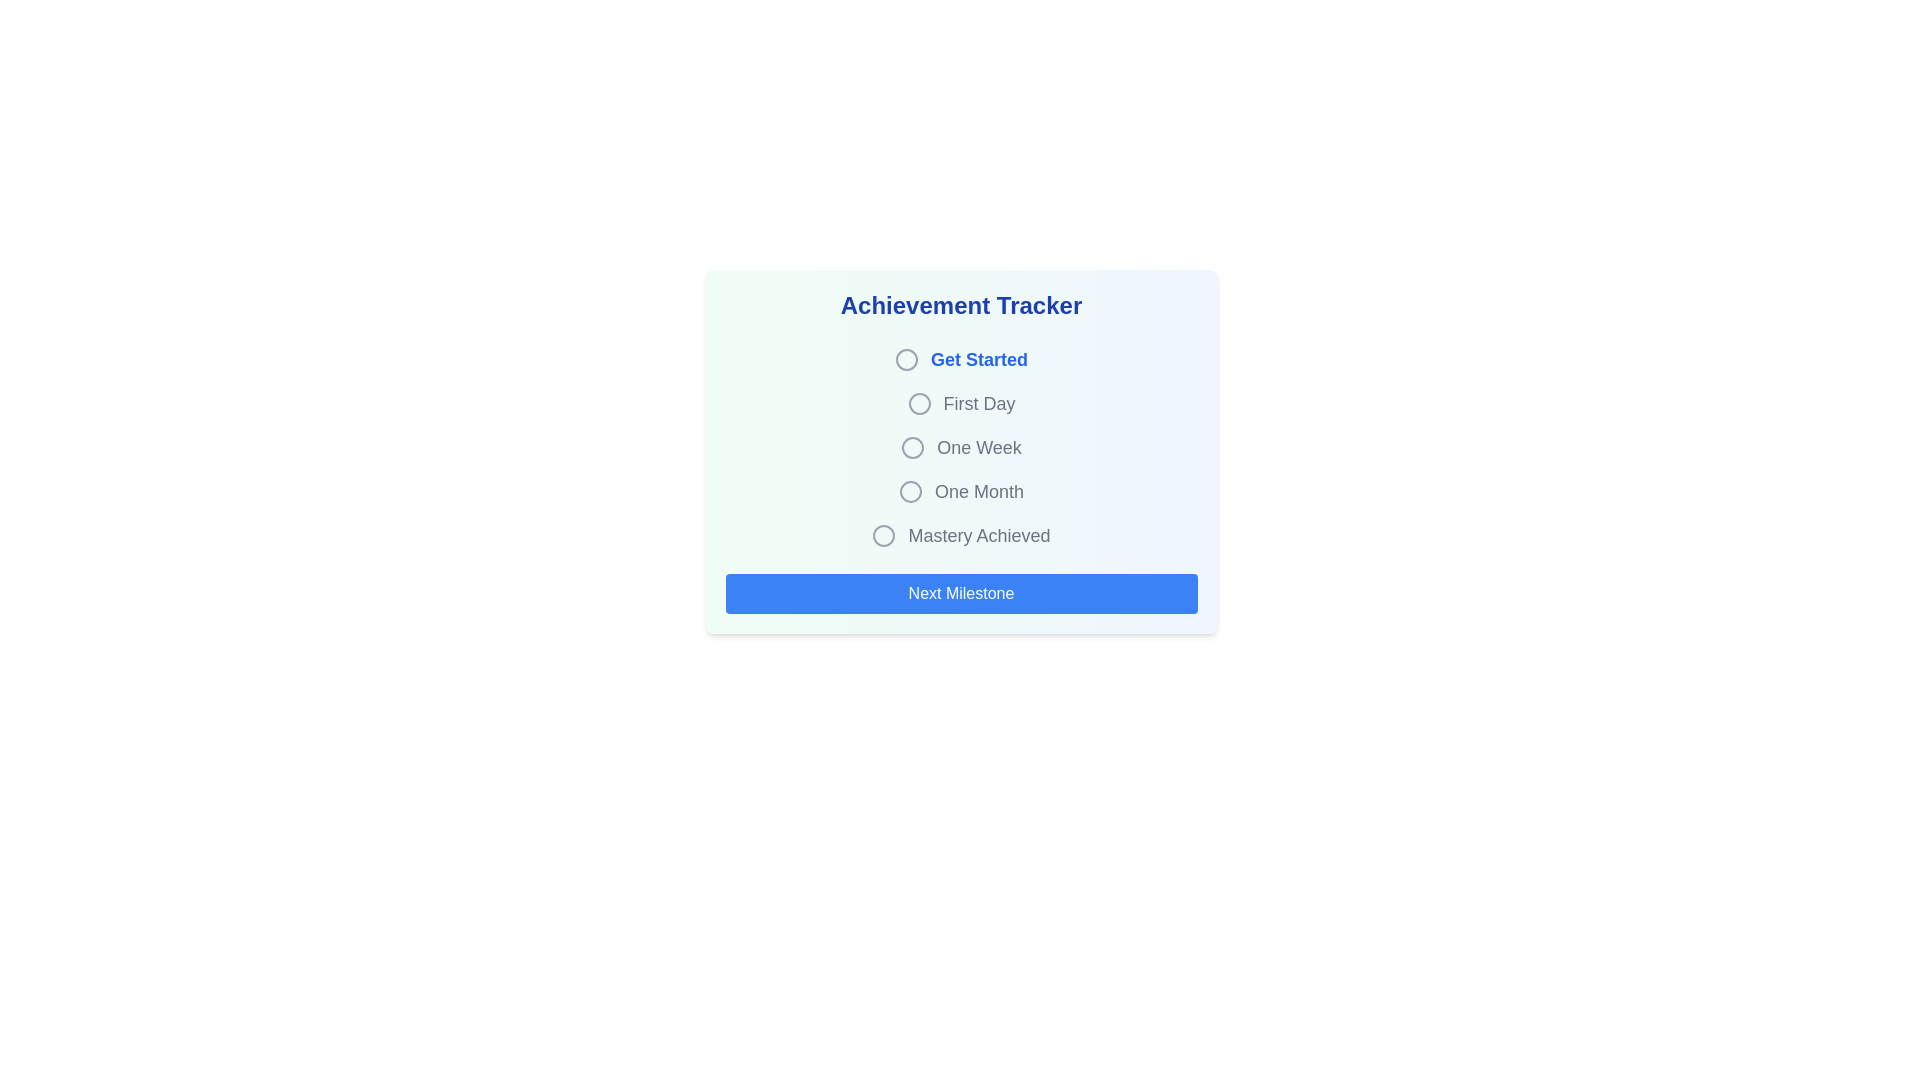 Image resolution: width=1920 pixels, height=1080 pixels. What do you see at coordinates (918, 404) in the screenshot?
I see `the radio button for the 'First Day' milestone in the achievement tracker` at bounding box center [918, 404].